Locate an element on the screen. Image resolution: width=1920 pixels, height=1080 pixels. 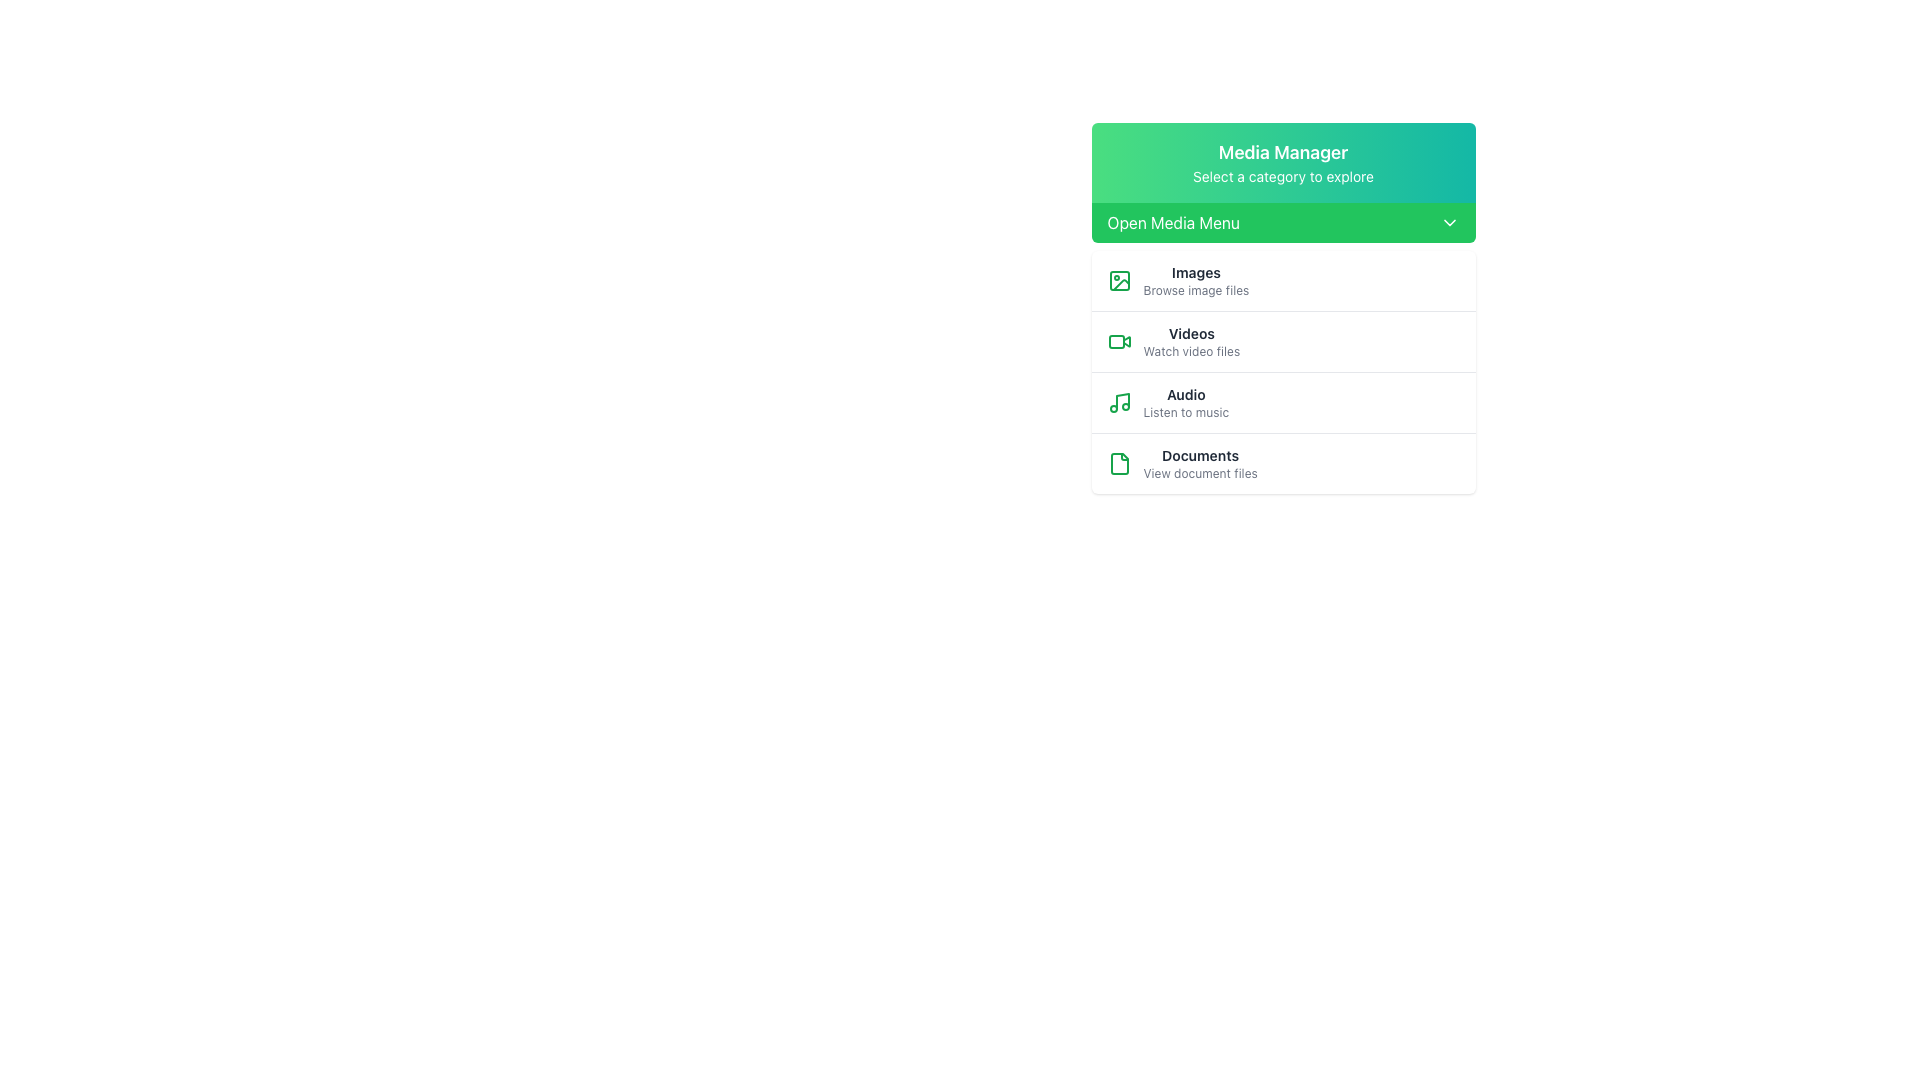
the text label that says 'Select a category is located at coordinates (1283, 176).